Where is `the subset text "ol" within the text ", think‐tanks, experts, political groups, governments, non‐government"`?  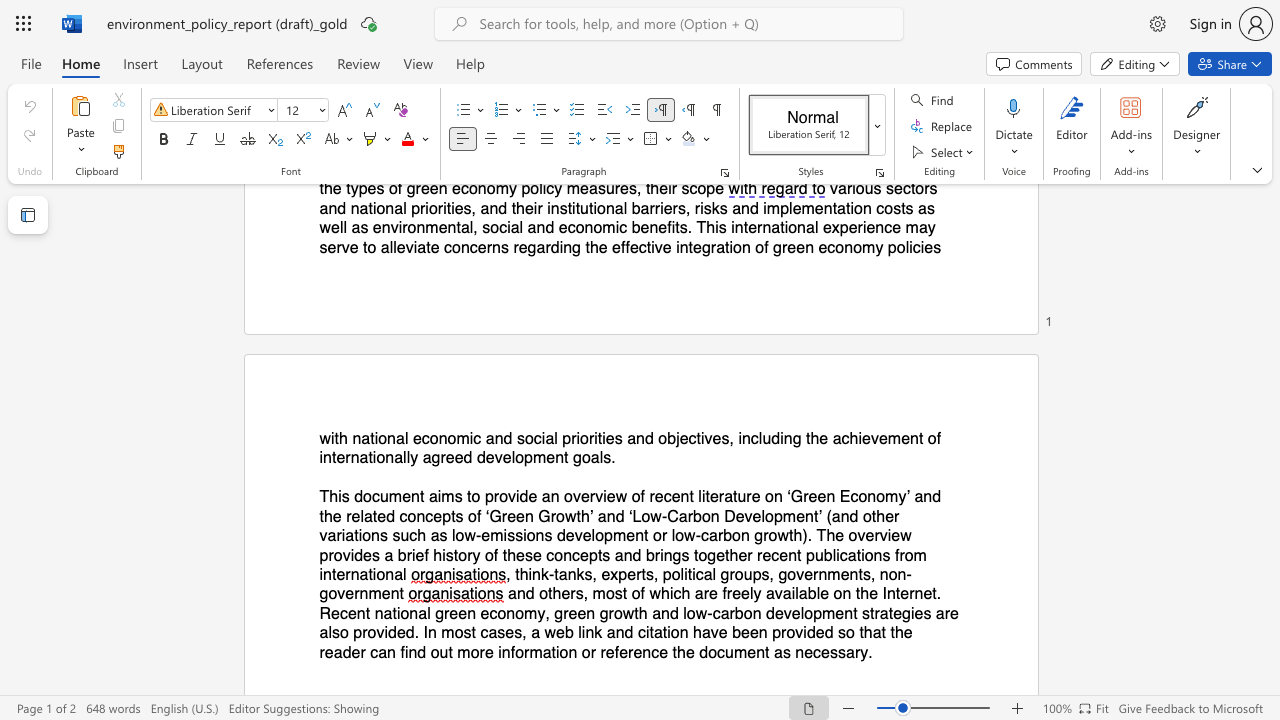
the subset text "ol" within the text ", think‐tanks, experts, political groups, governments, non‐government" is located at coordinates (671, 574).